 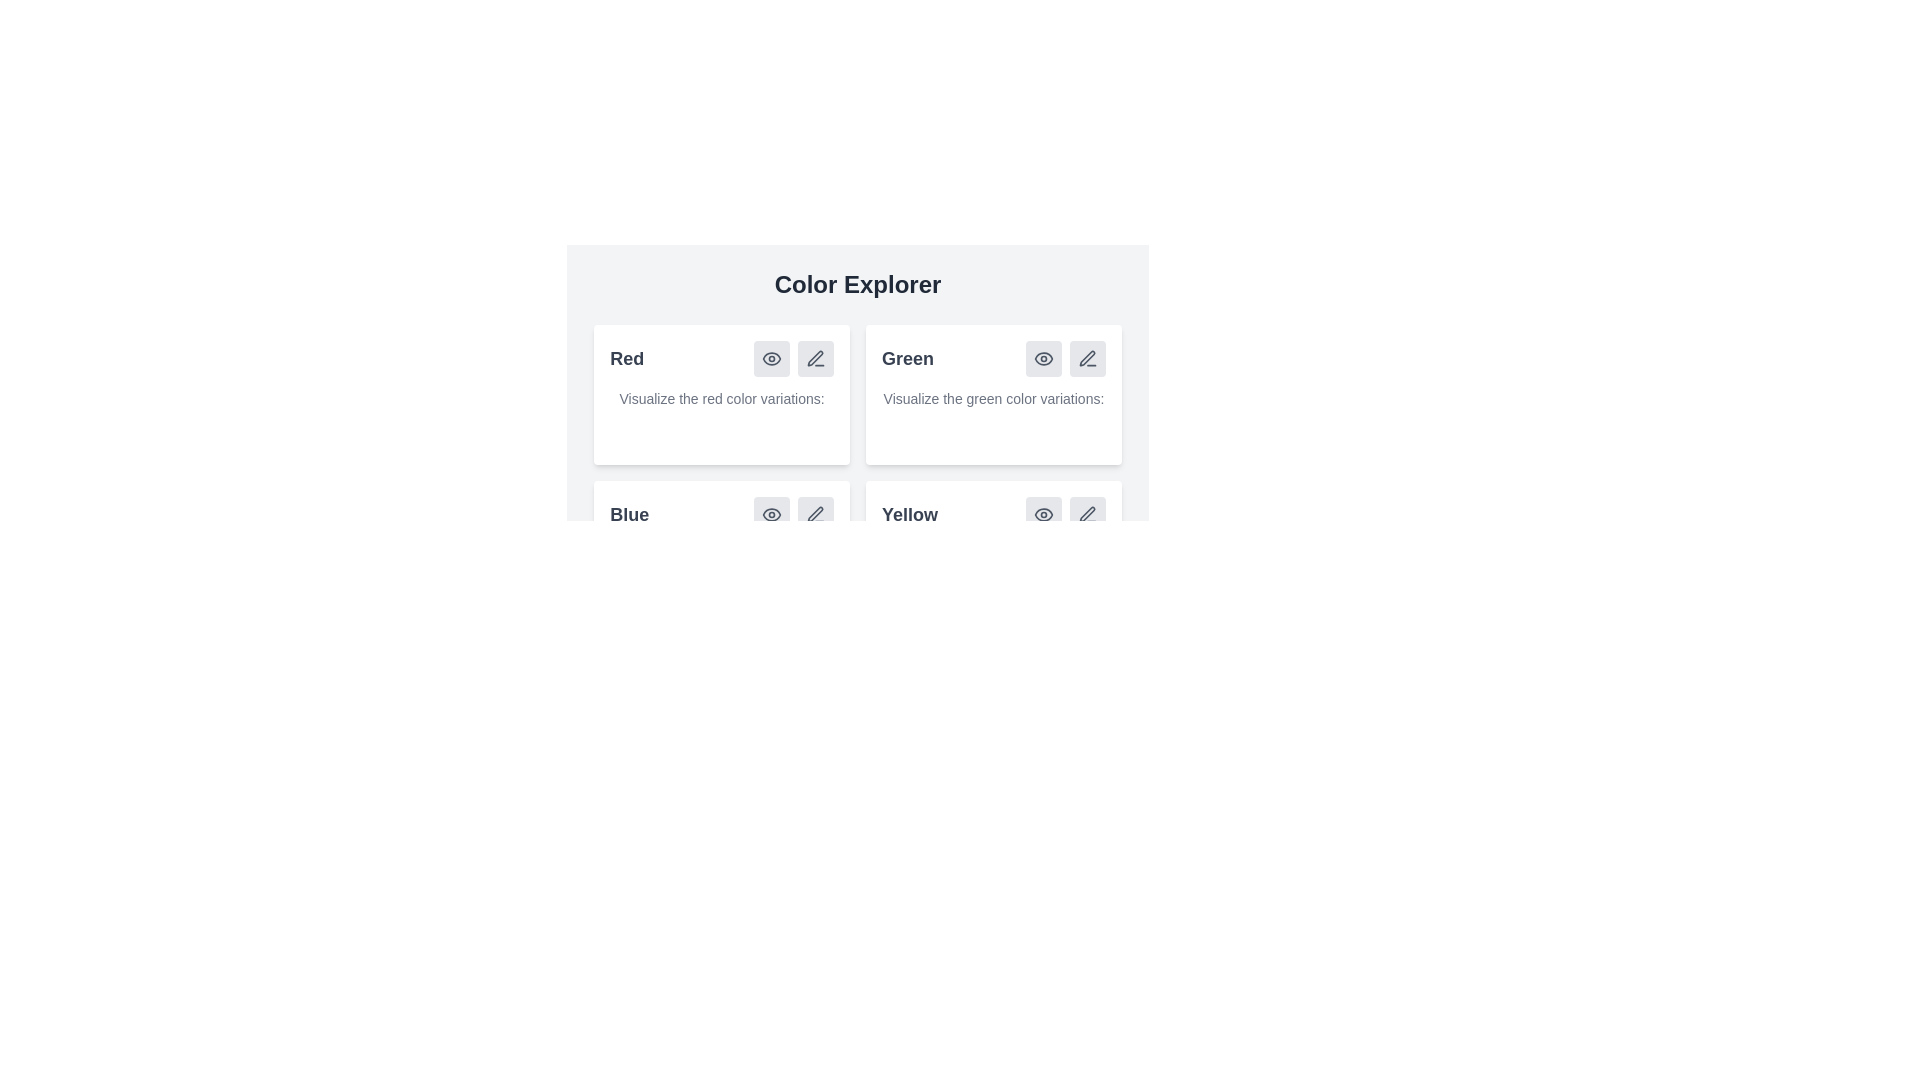 What do you see at coordinates (1086, 357) in the screenshot?
I see `the pen icon, which symbolizes an edit action, located to the right of the 'Green' card in the Color Explorer section of the interface` at bounding box center [1086, 357].